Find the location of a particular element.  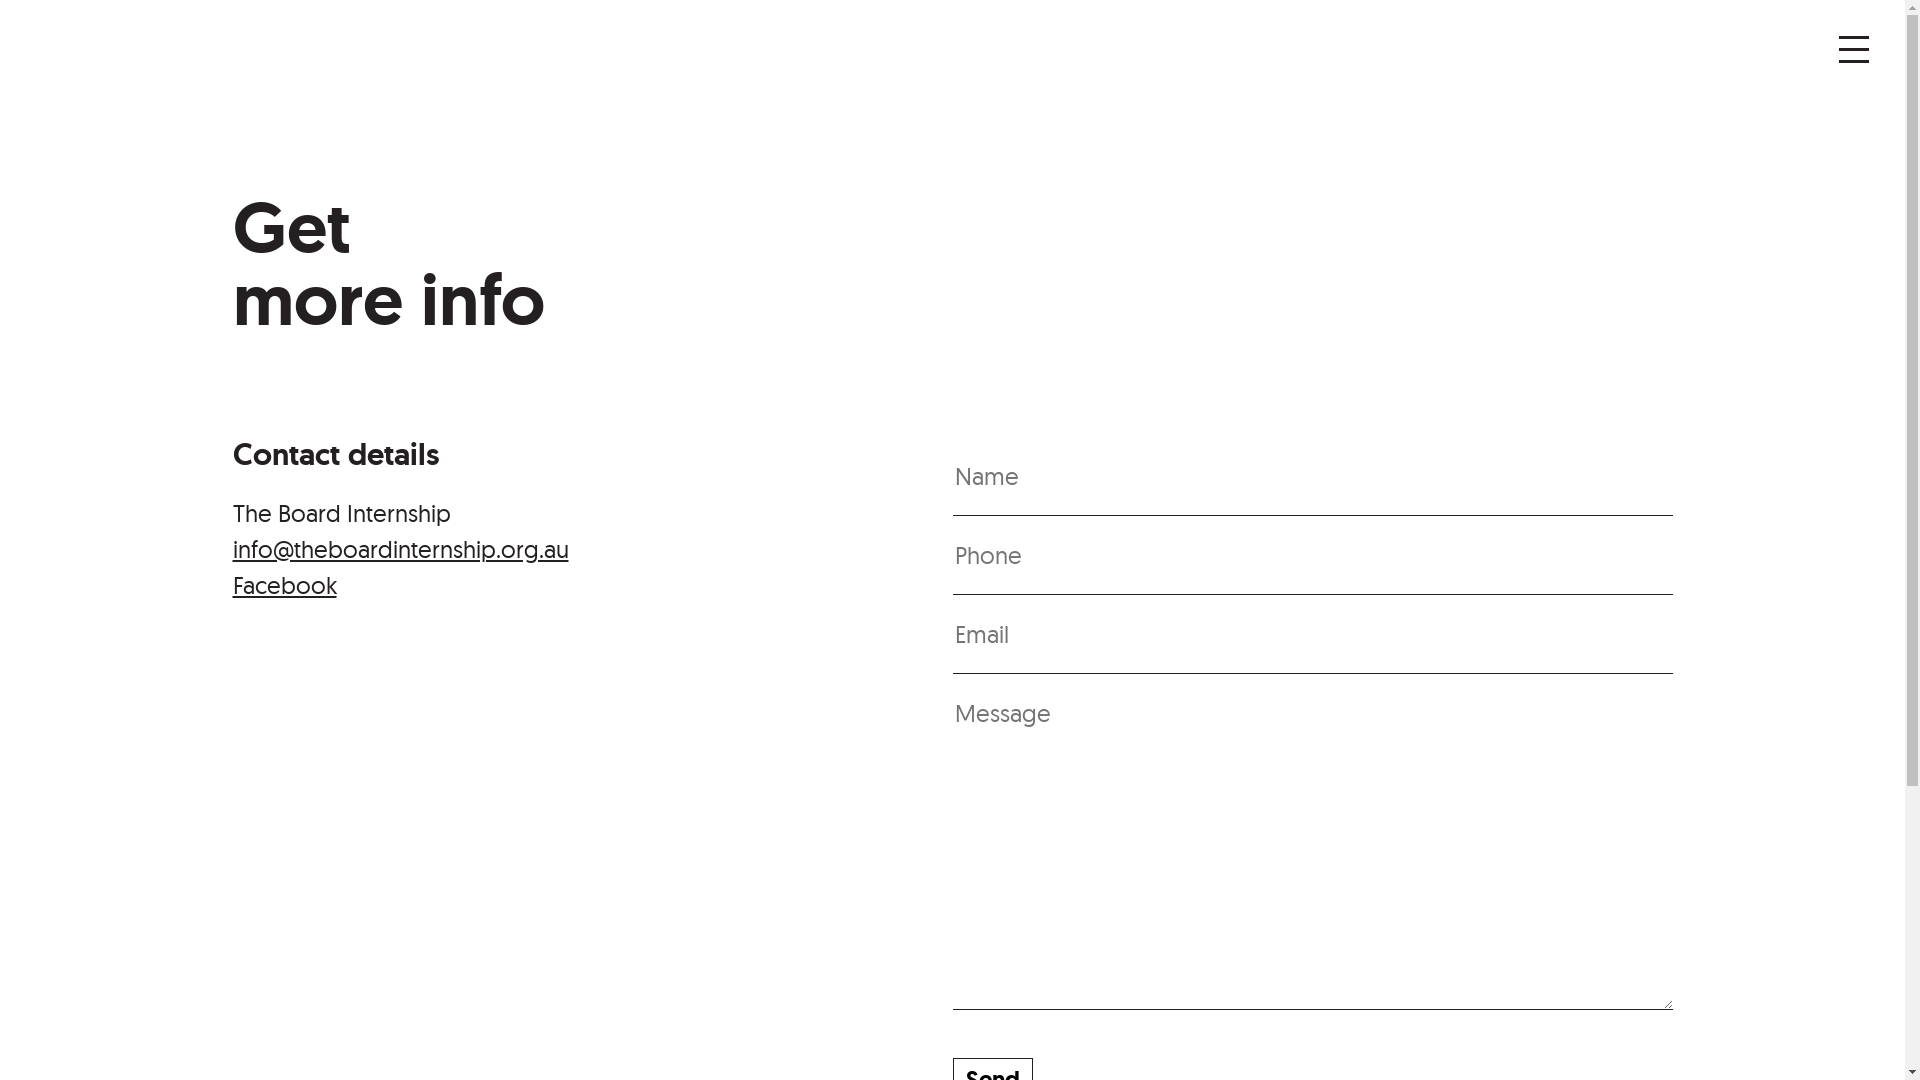

'Facebook' is located at coordinates (282, 585).